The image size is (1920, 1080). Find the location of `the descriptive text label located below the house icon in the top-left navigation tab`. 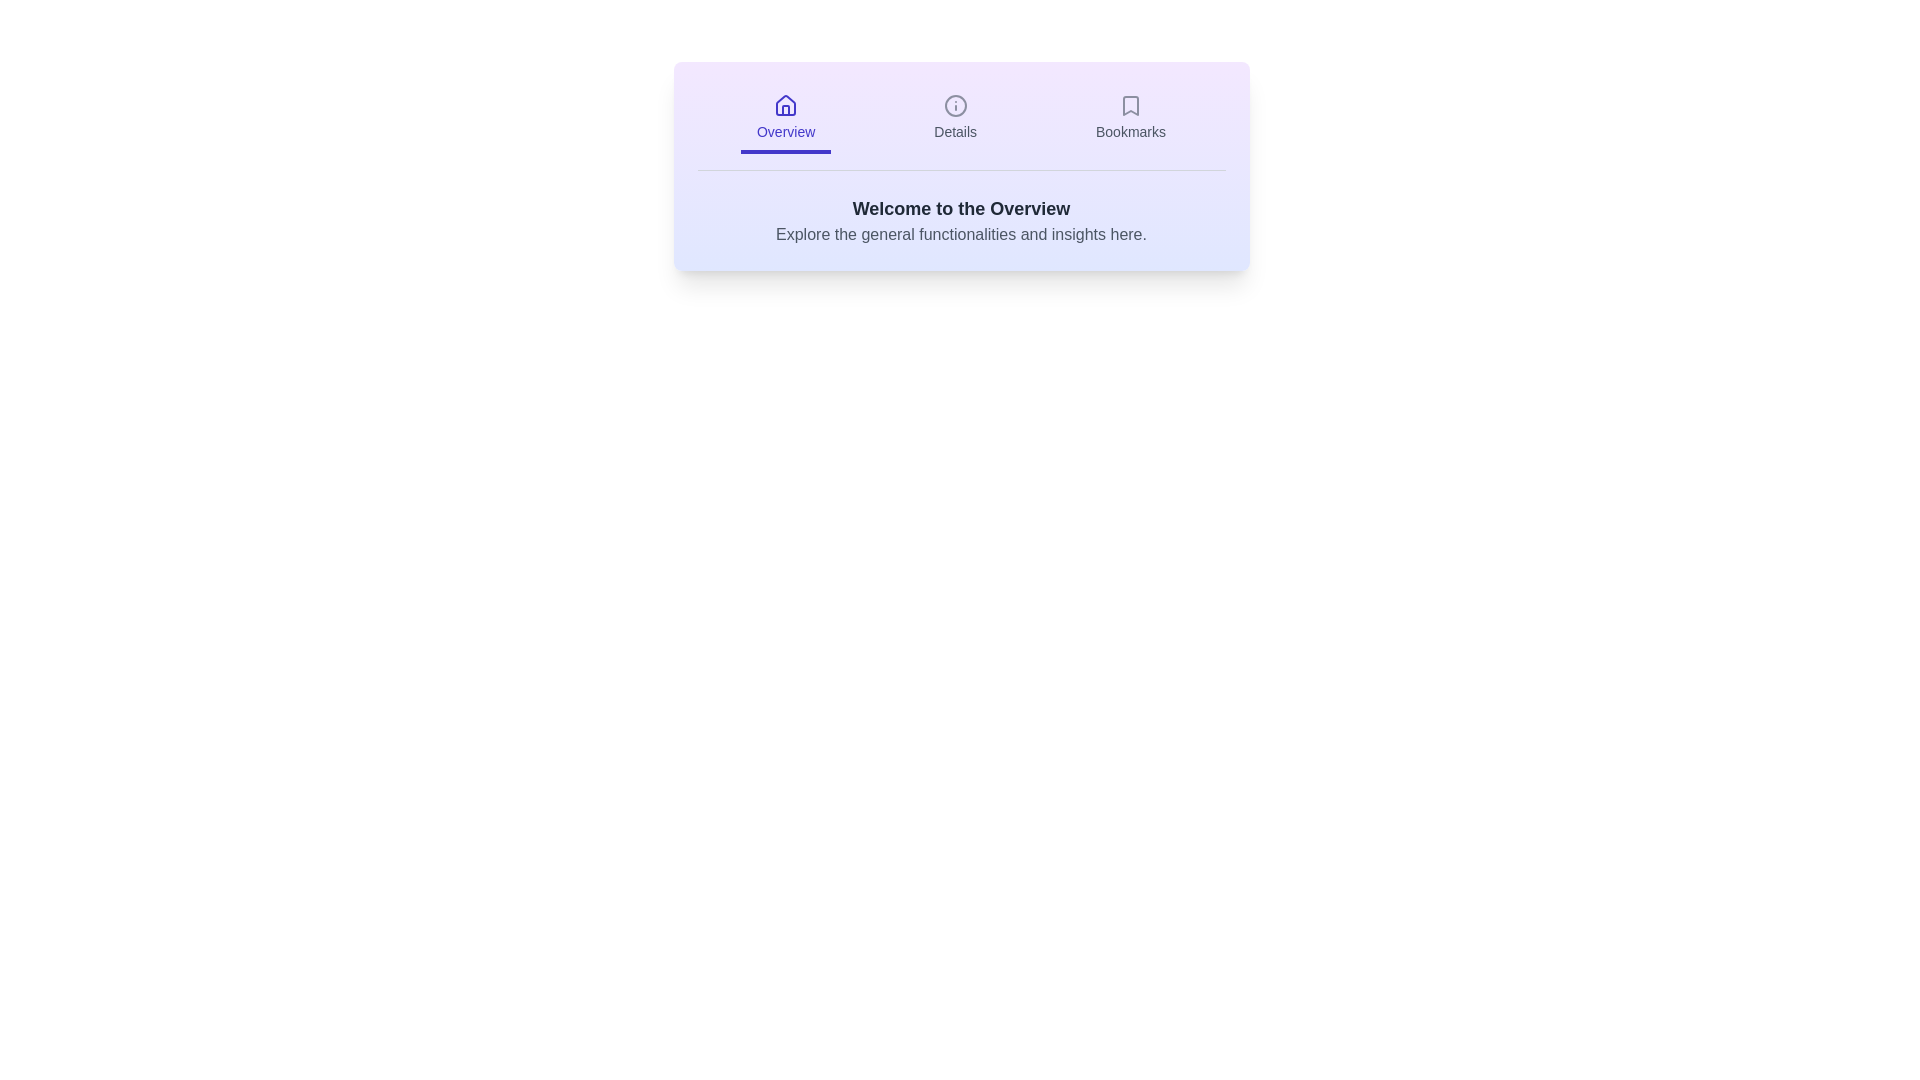

the descriptive text label located below the house icon in the top-left navigation tab is located at coordinates (785, 131).